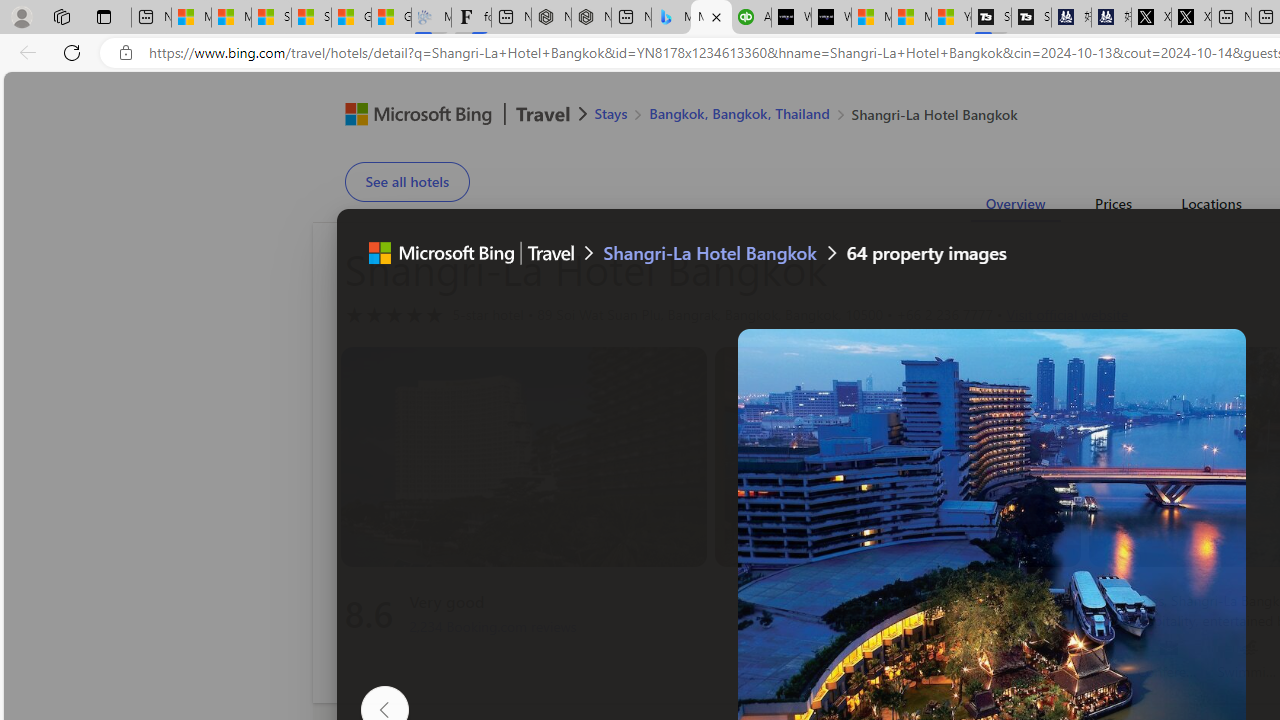  What do you see at coordinates (711, 17) in the screenshot?
I see `'Microsoft Bing Travel - Shangri-La Hotel Bangkok'` at bounding box center [711, 17].